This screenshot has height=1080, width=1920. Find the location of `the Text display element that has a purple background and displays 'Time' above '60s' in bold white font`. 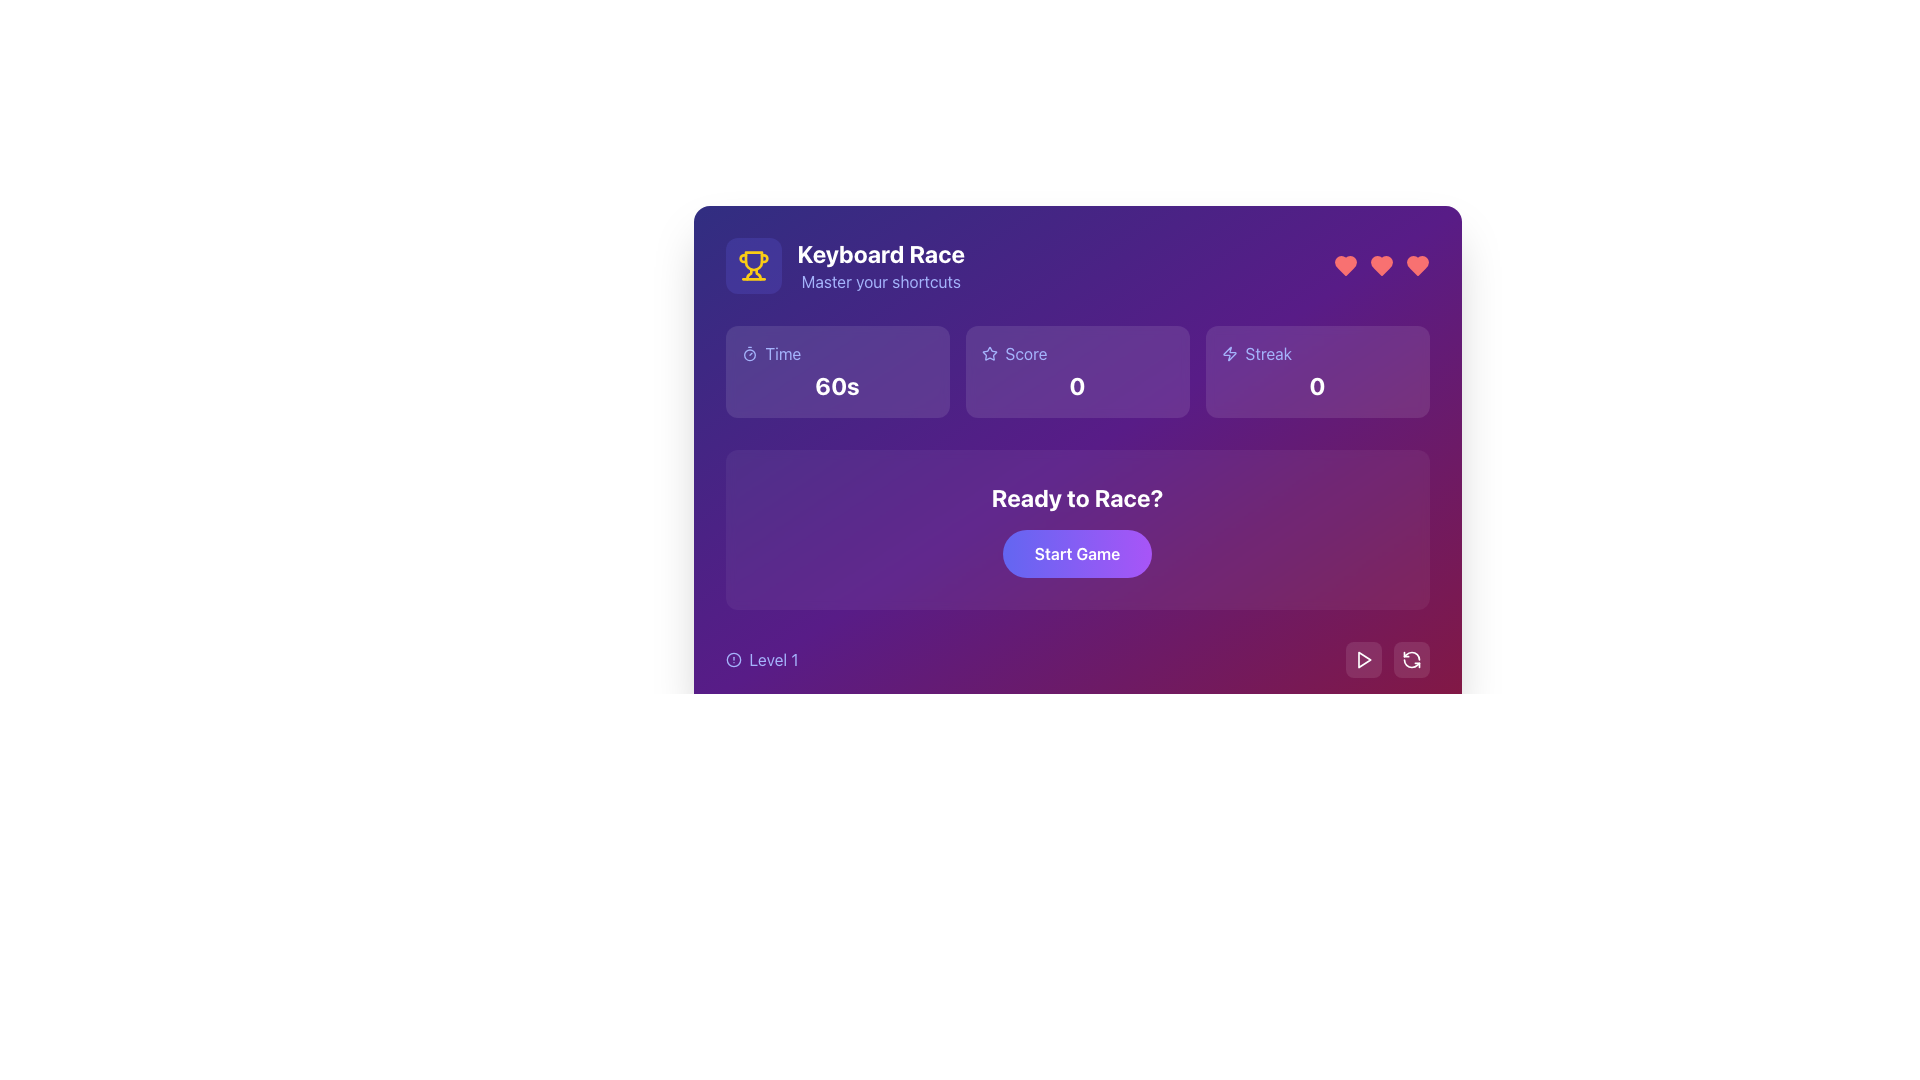

the Text display element that has a purple background and displays 'Time' above '60s' in bold white font is located at coordinates (837, 371).